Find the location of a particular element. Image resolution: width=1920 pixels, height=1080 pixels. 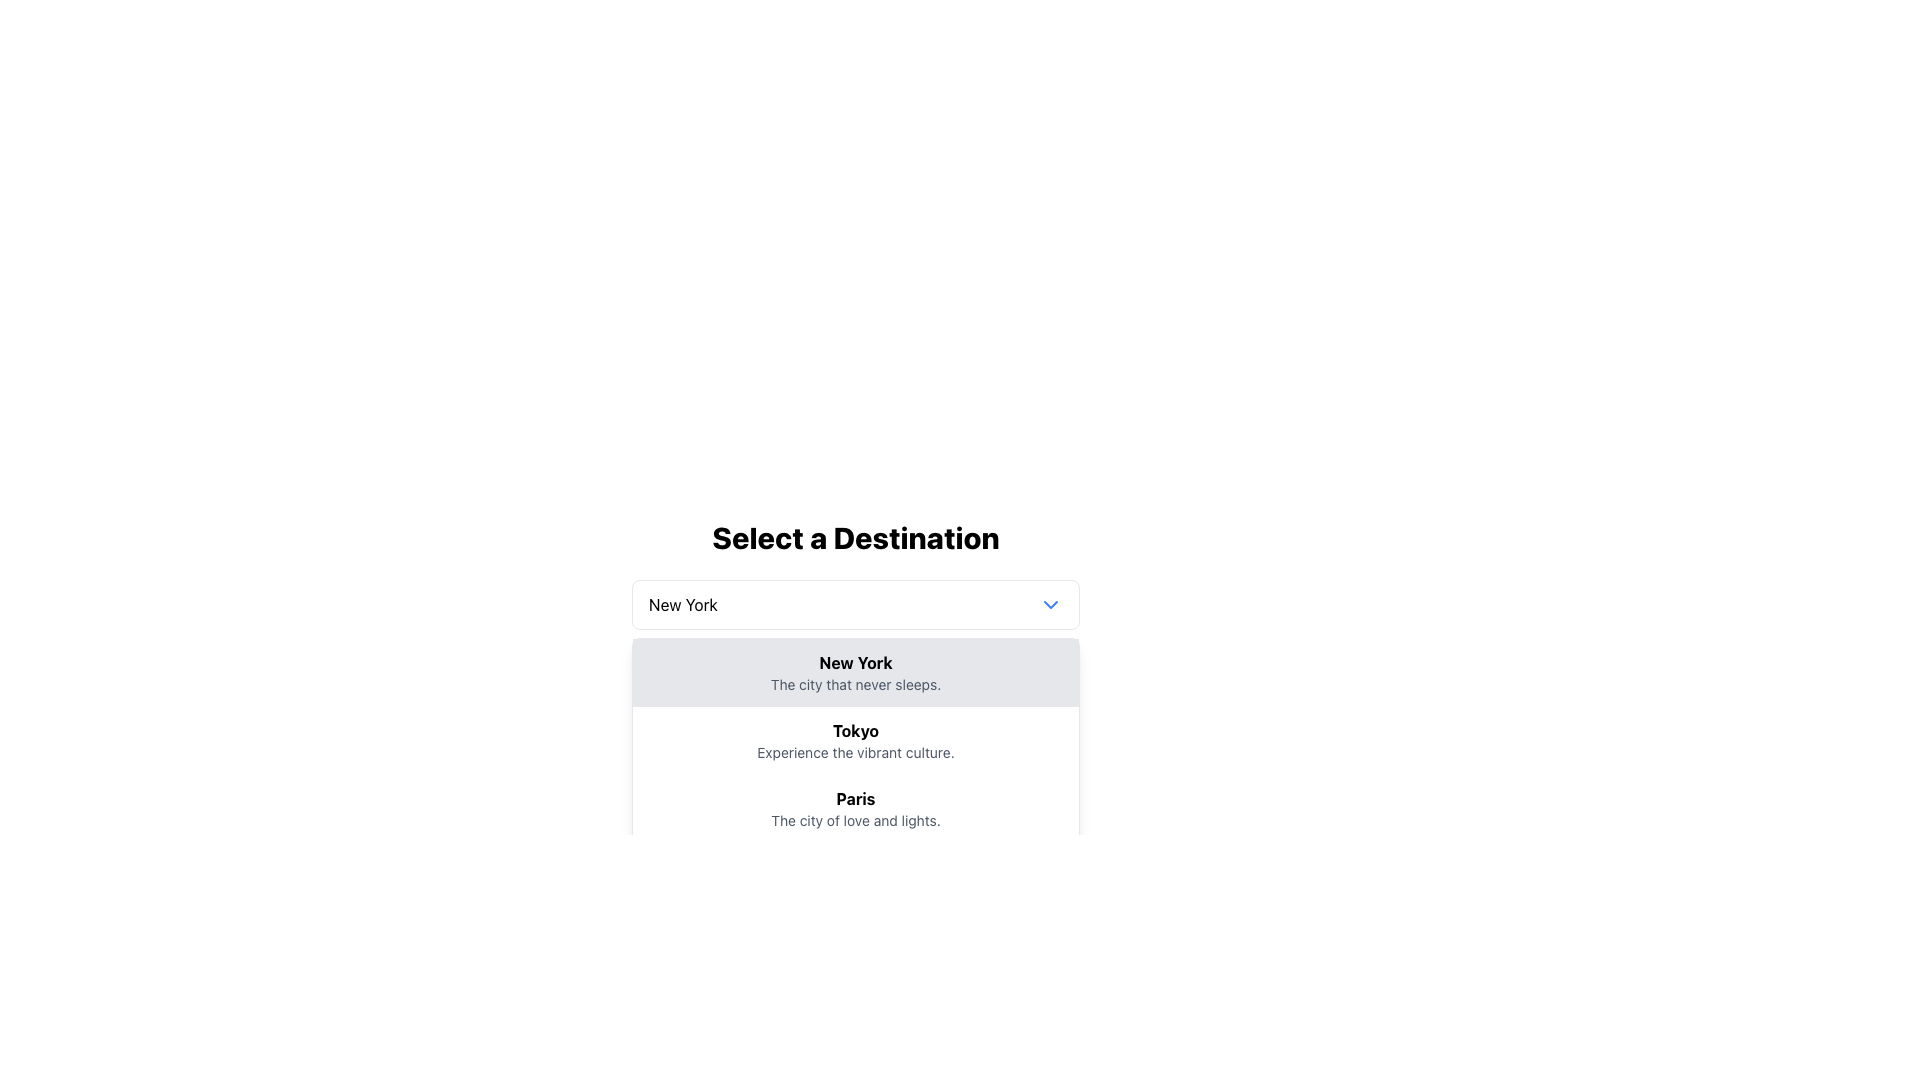

the bold text reading 'New York' located at the top of the selectable list of destinations under the 'Select a Destination' title is located at coordinates (855, 663).